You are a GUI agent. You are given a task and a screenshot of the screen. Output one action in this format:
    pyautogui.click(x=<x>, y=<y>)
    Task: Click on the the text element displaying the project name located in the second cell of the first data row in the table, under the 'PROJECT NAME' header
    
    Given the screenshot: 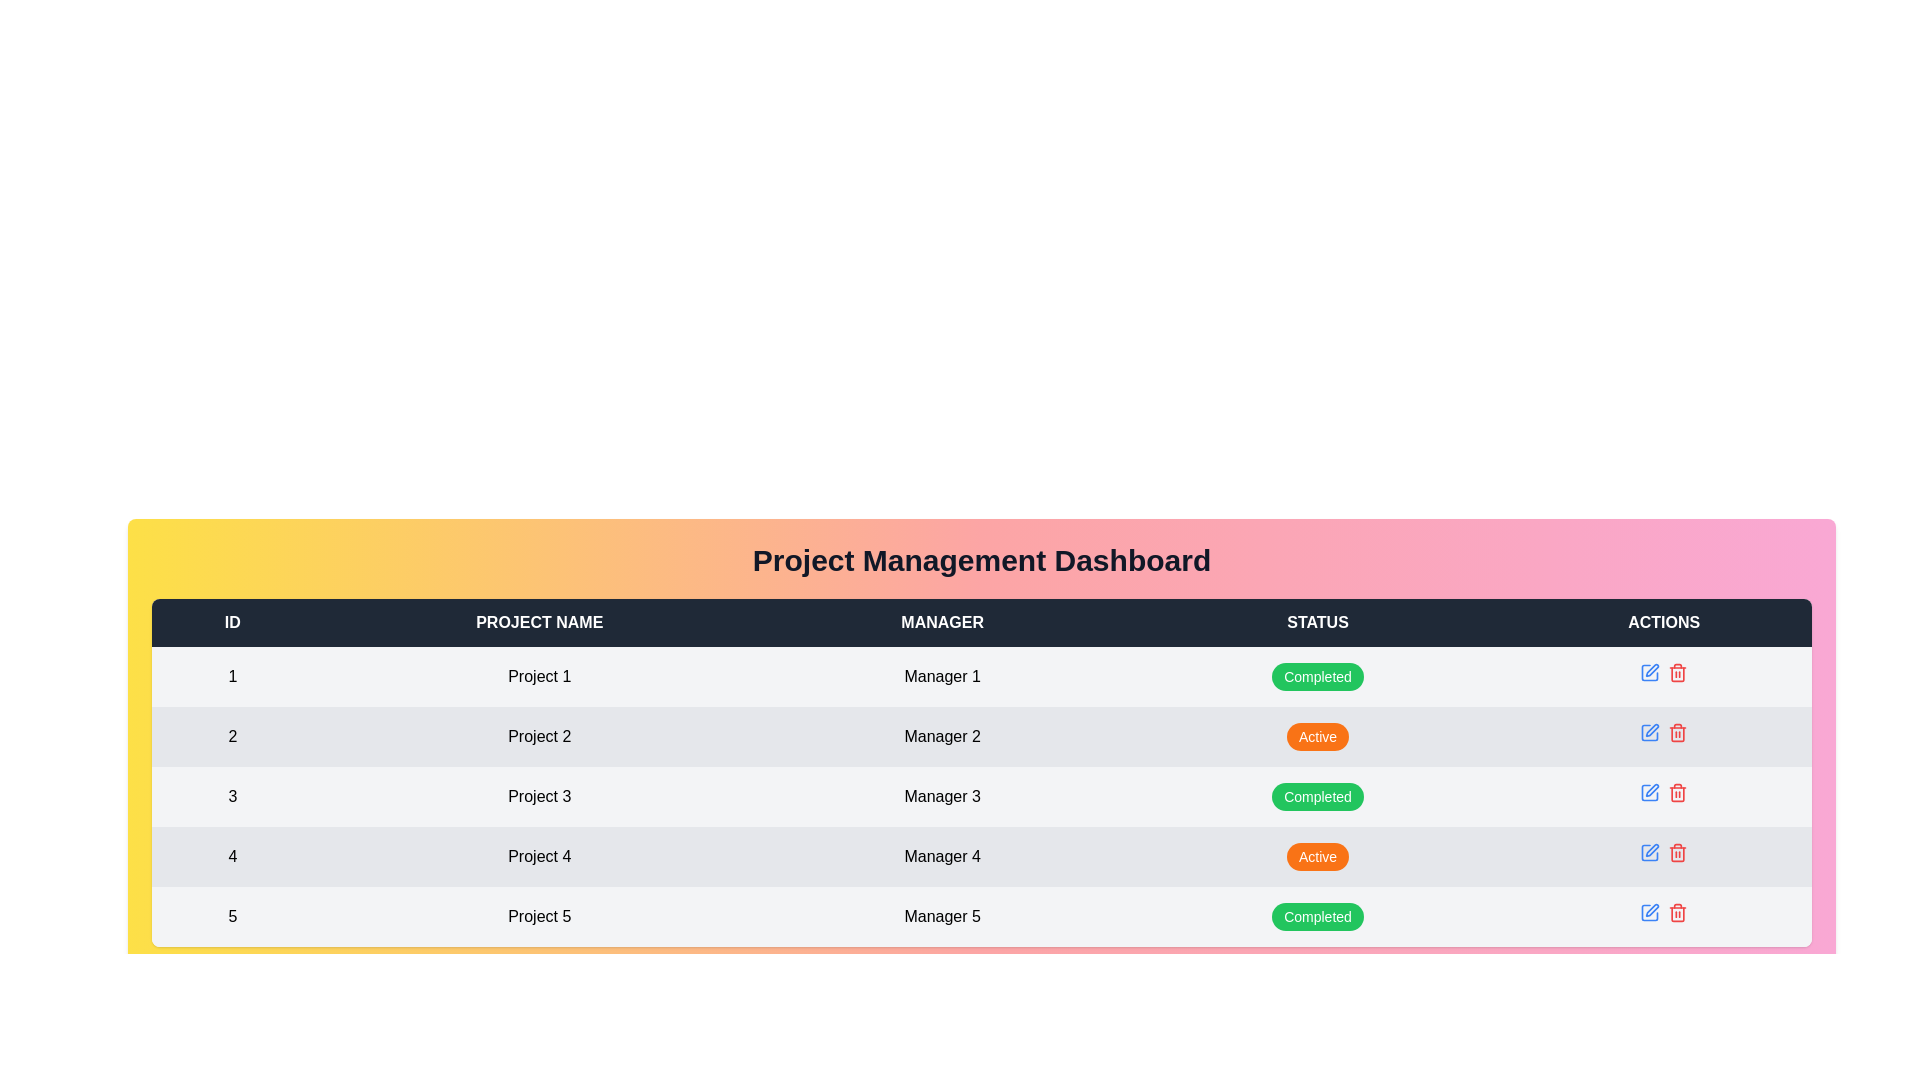 What is the action you would take?
    pyautogui.click(x=539, y=676)
    